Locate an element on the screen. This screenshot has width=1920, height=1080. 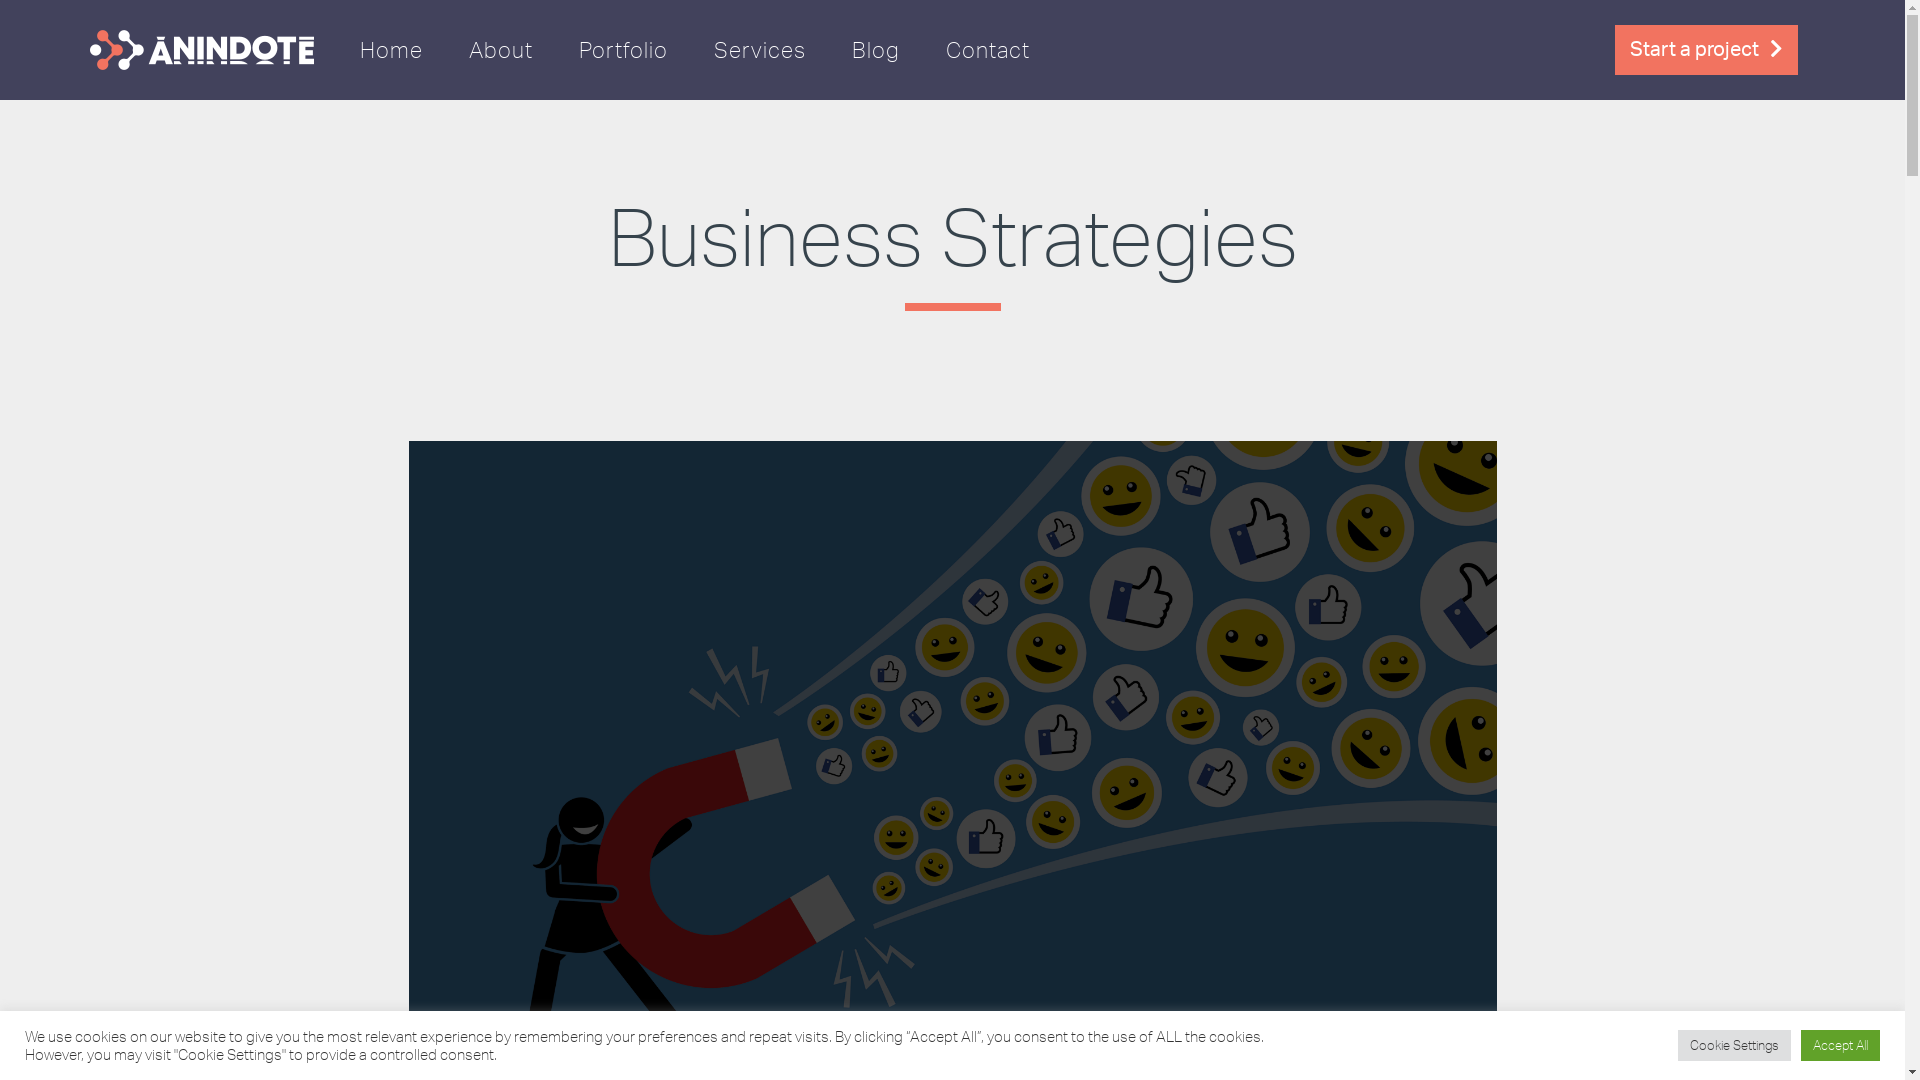
'Contact' is located at coordinates (988, 49).